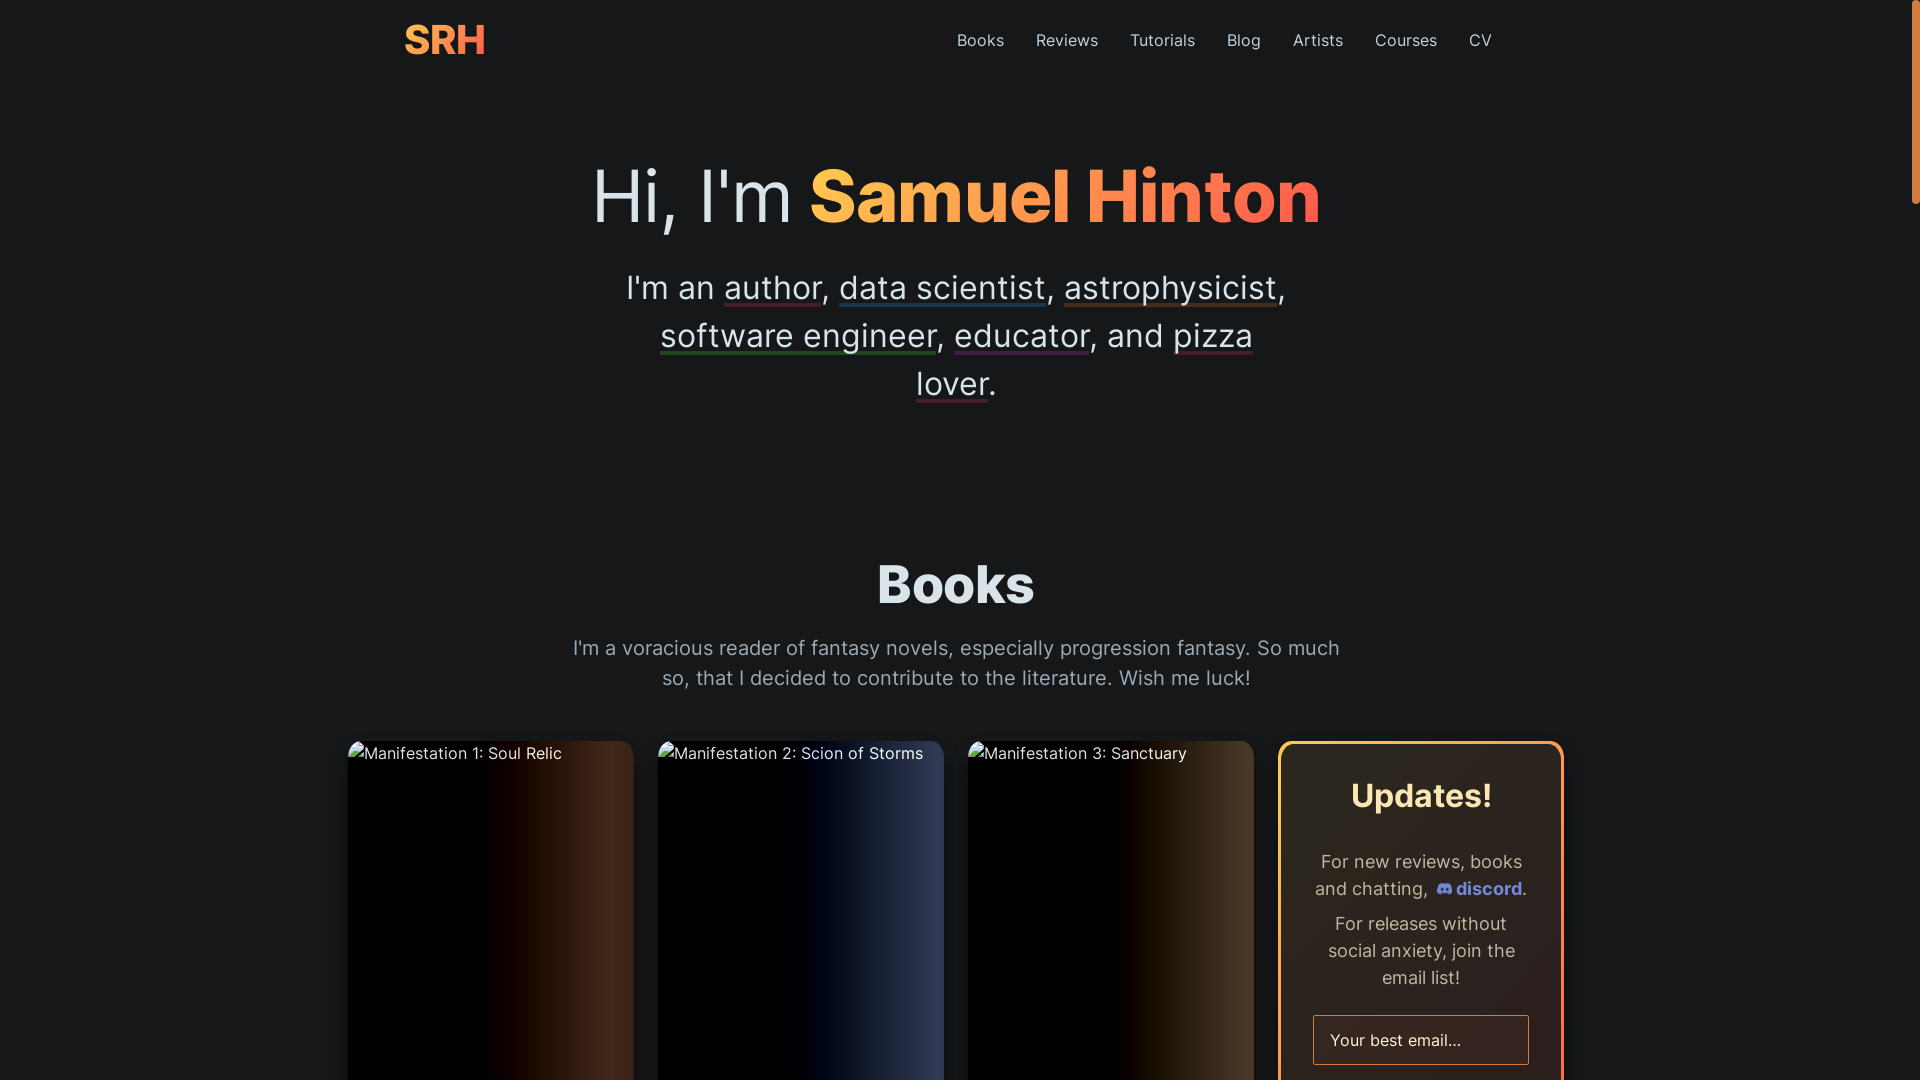  I want to click on 'Blog', so click(1242, 39).